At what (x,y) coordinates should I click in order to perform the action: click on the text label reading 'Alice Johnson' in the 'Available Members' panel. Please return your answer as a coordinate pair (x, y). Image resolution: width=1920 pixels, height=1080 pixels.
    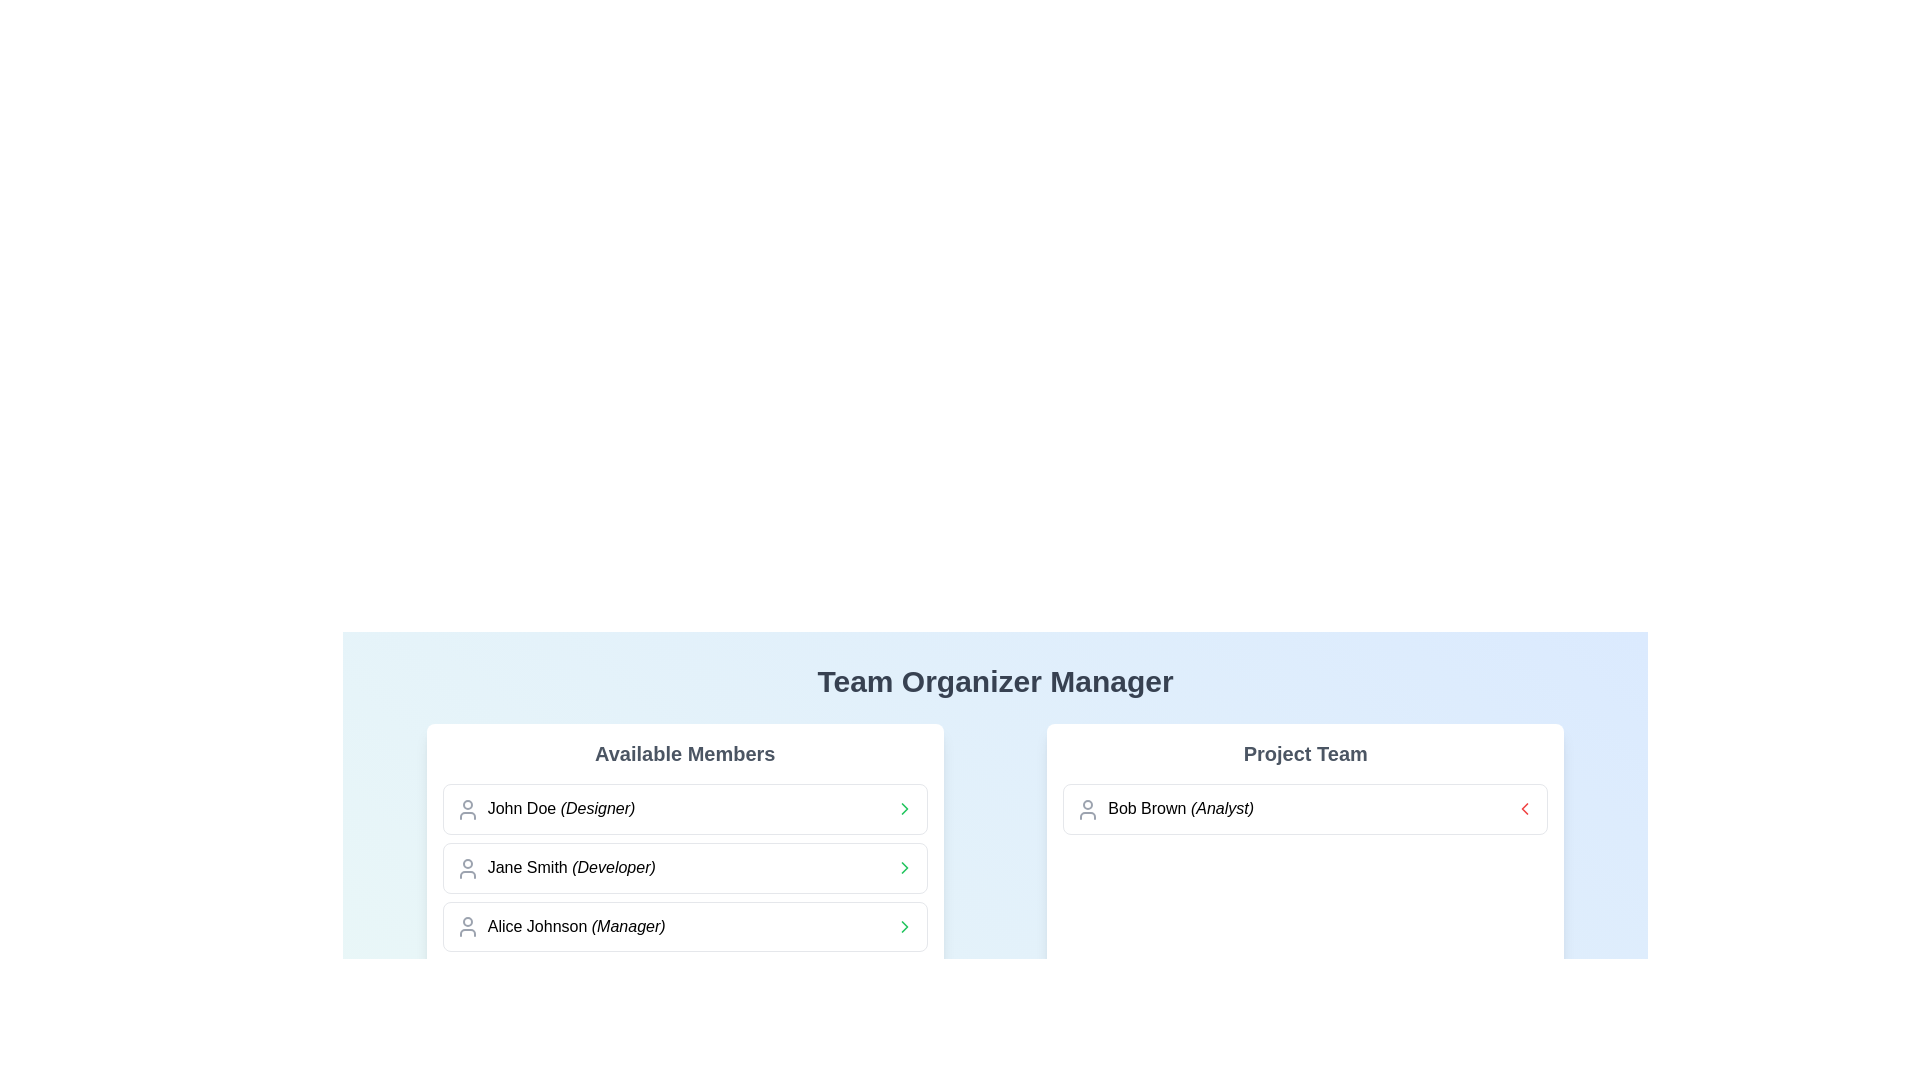
    Looking at the image, I should click on (537, 925).